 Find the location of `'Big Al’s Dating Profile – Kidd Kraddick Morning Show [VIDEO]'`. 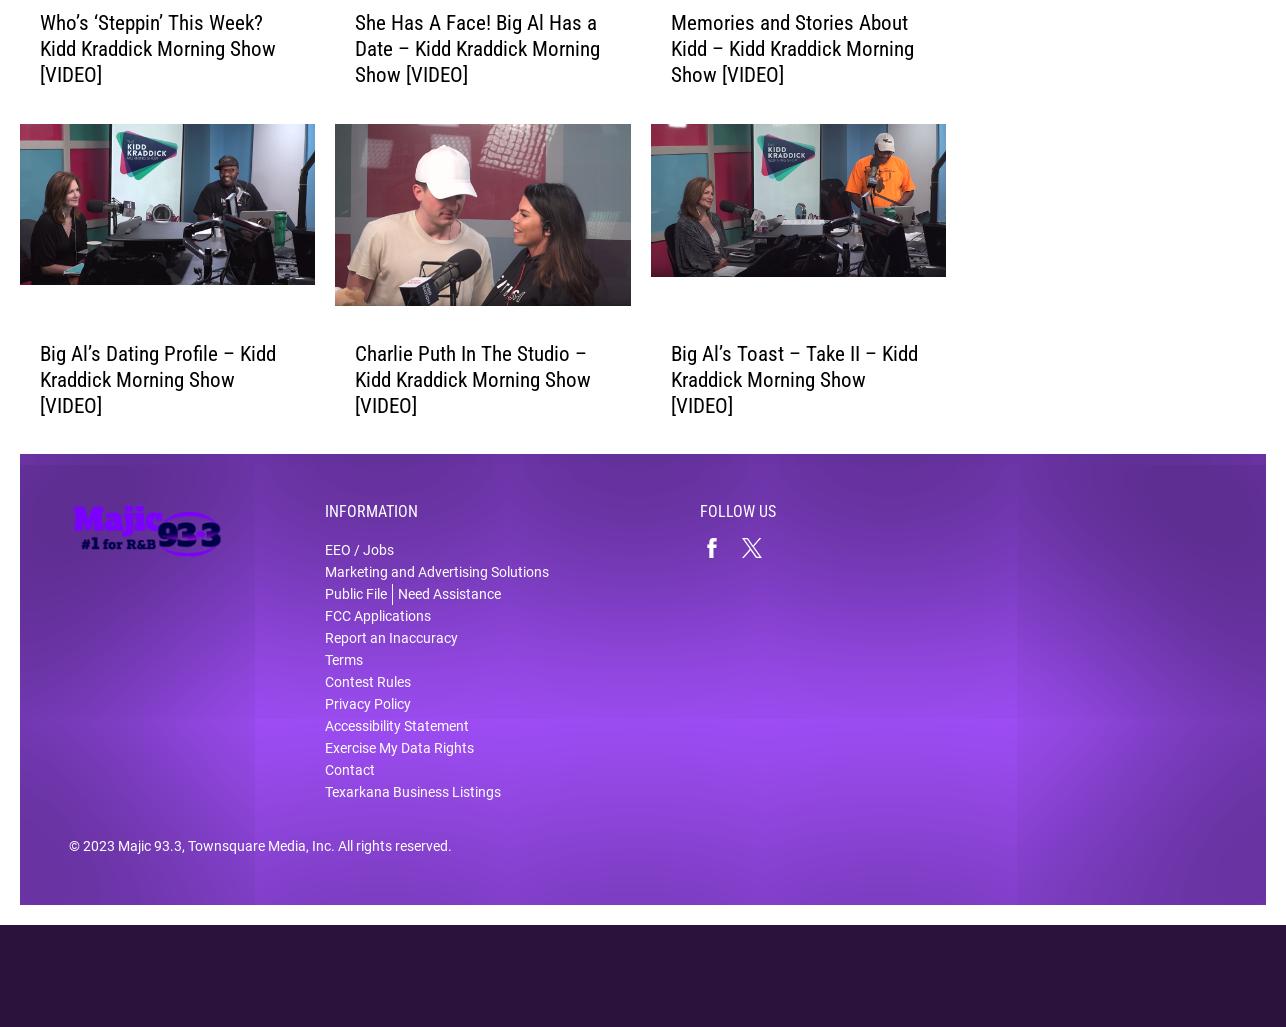

'Big Al’s Dating Profile – Kidd Kraddick Morning Show [VIDEO]' is located at coordinates (158, 393).